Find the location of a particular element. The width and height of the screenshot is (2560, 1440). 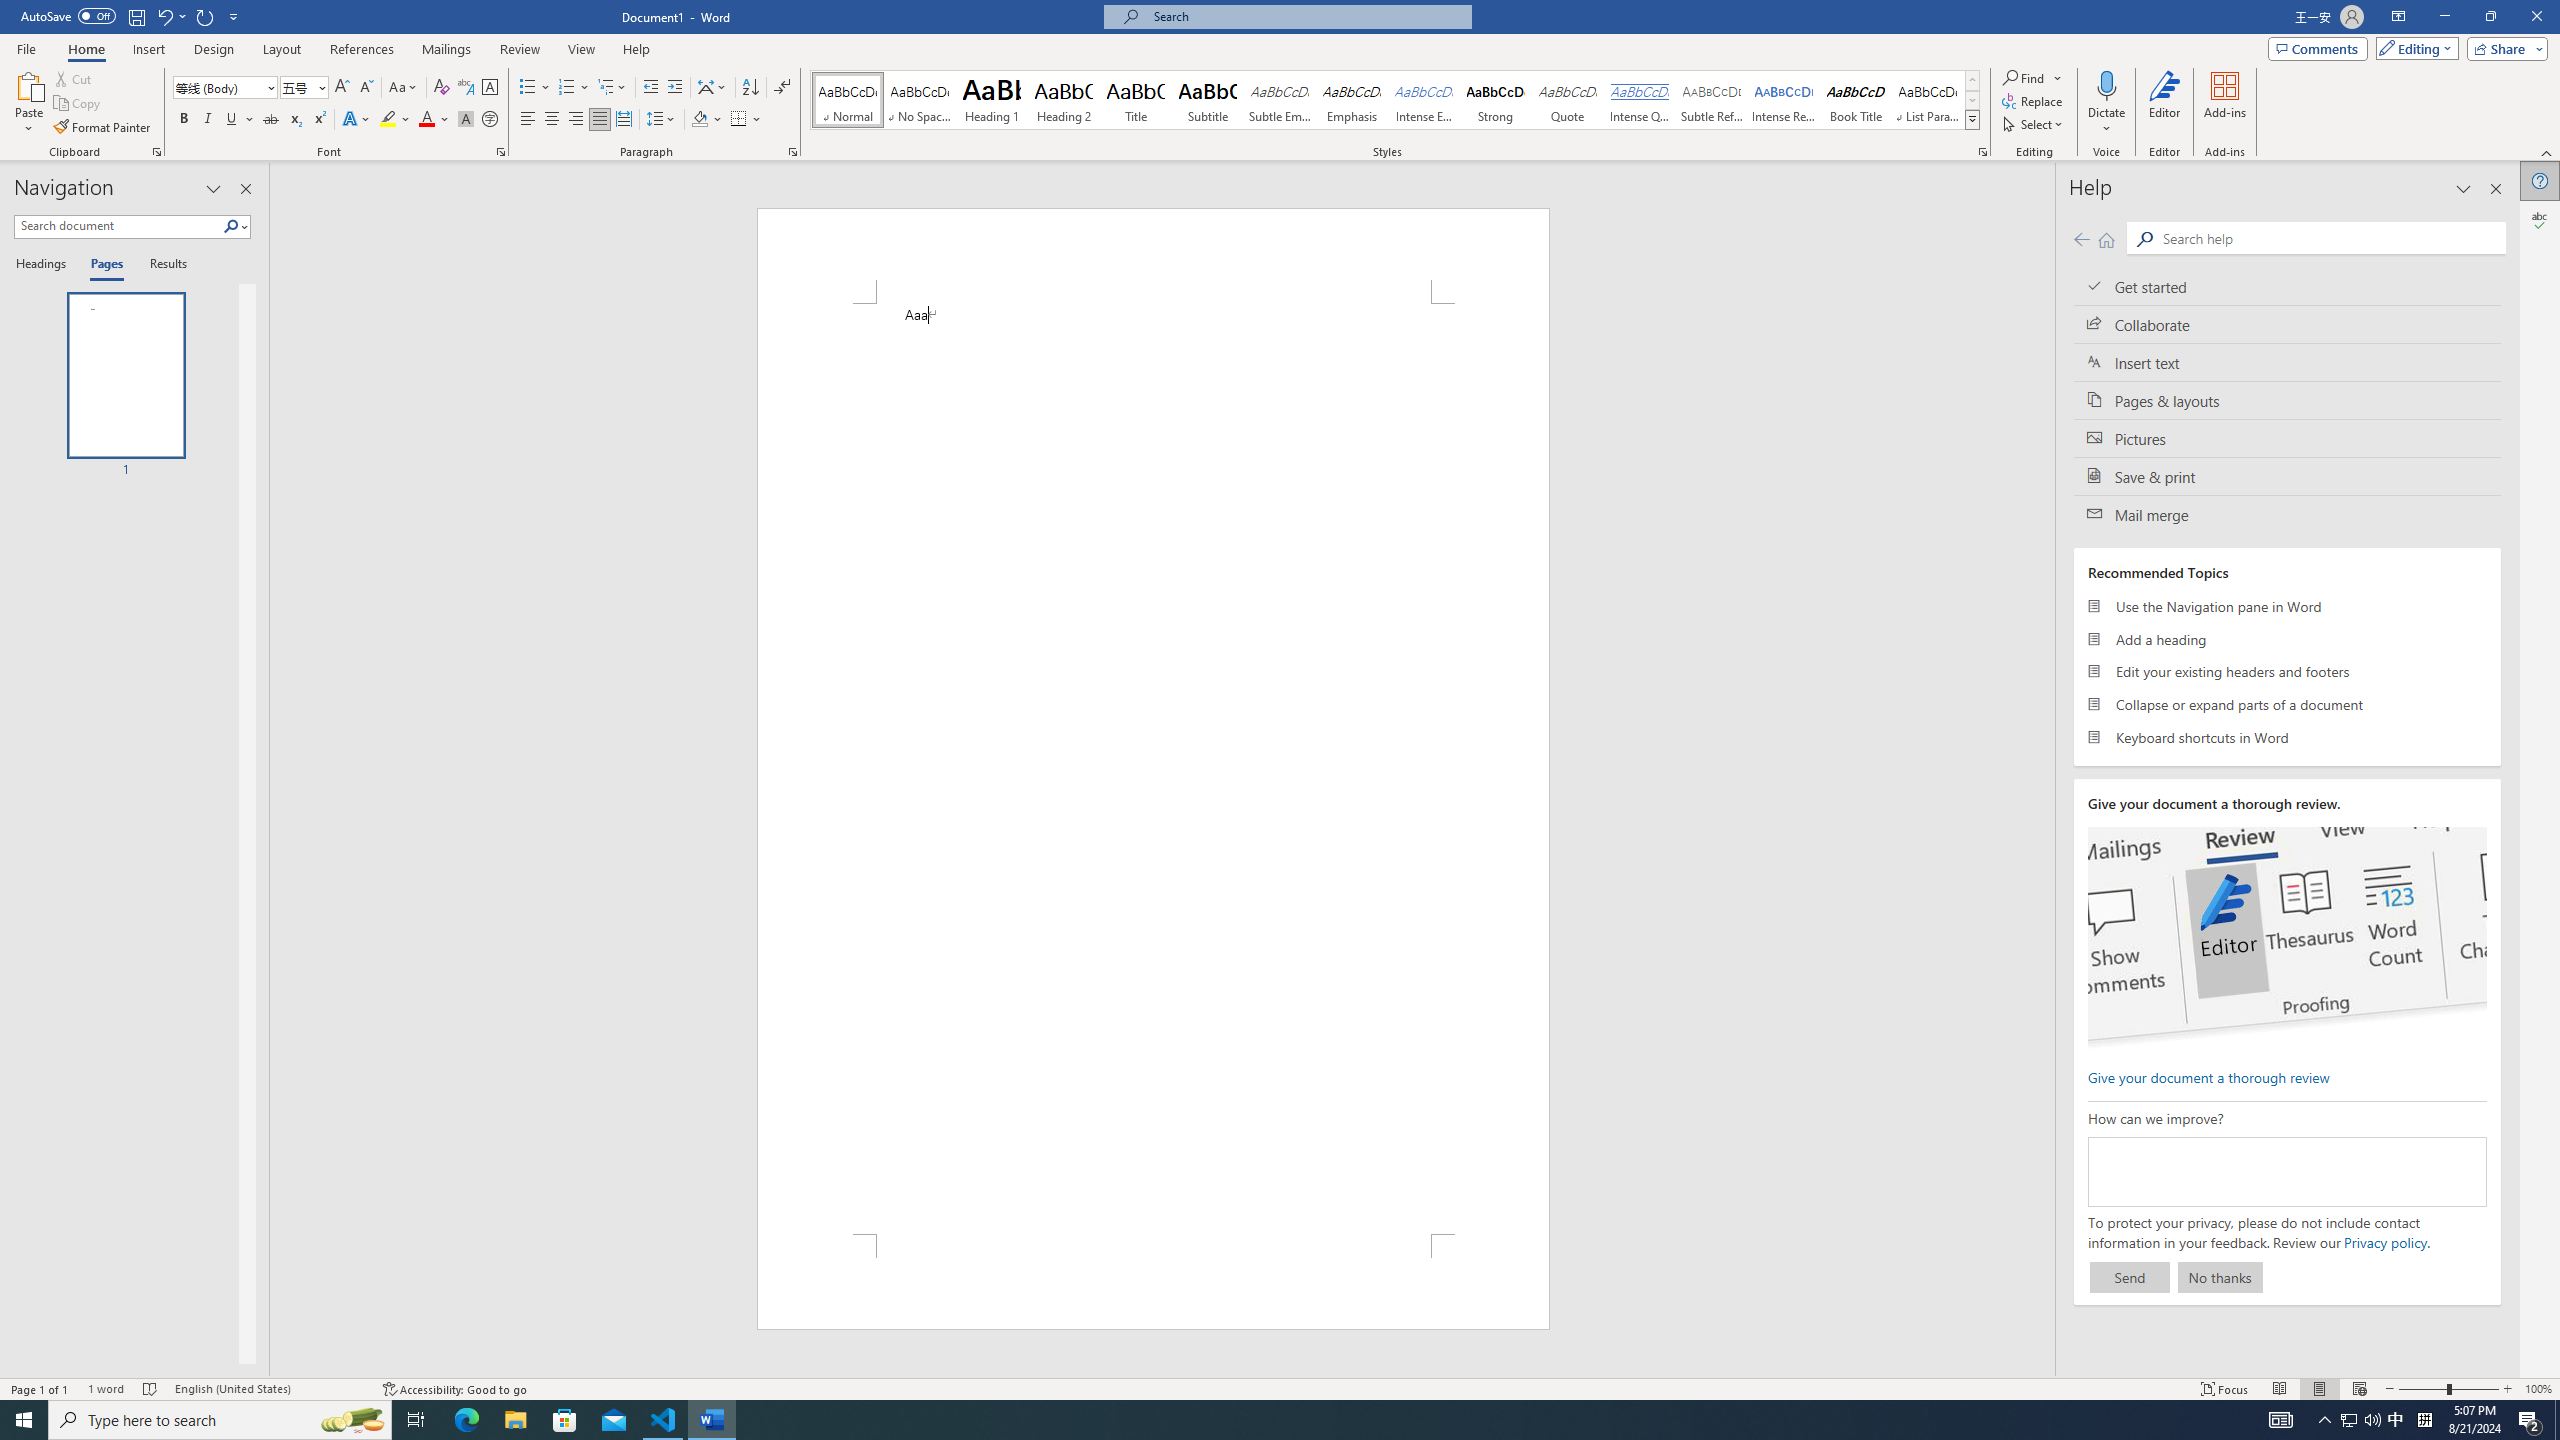

'Subtitle' is located at coordinates (1207, 99).